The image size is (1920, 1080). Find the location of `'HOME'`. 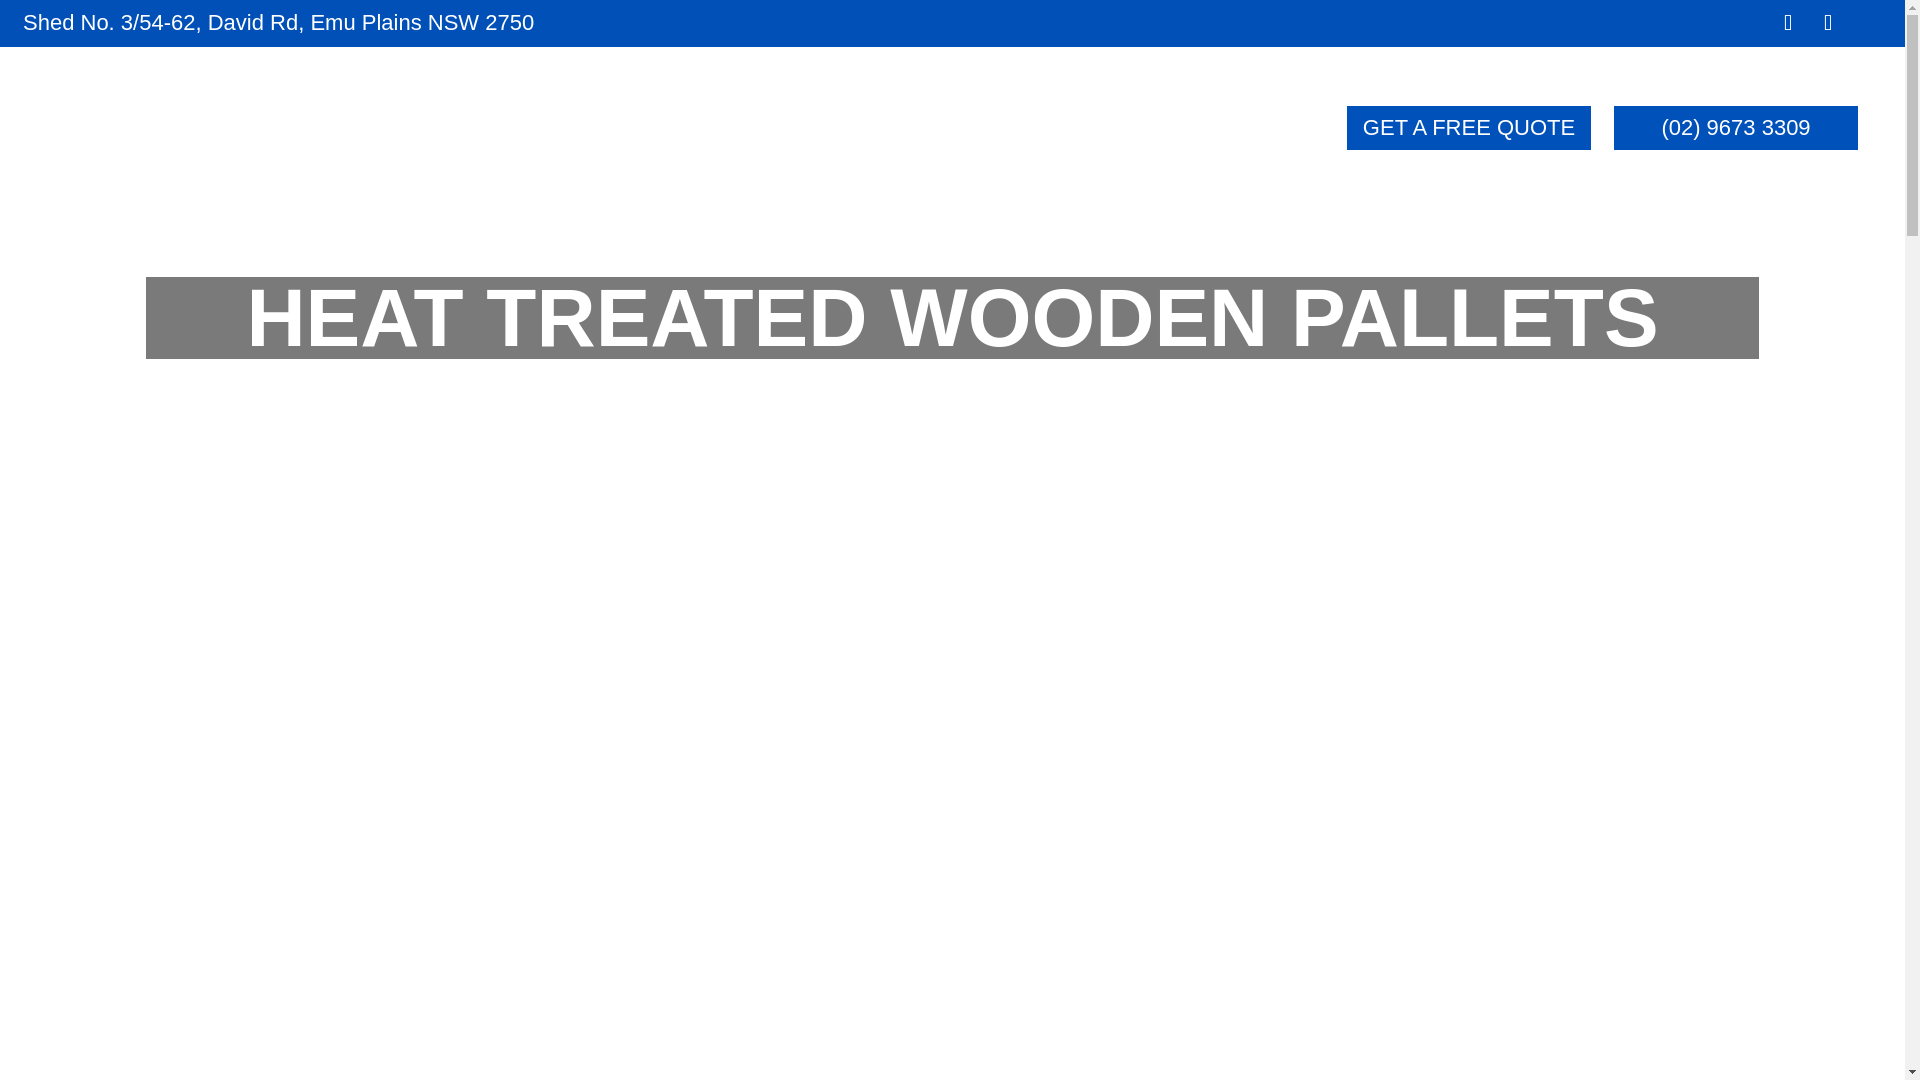

'HOME' is located at coordinates (444, 131).